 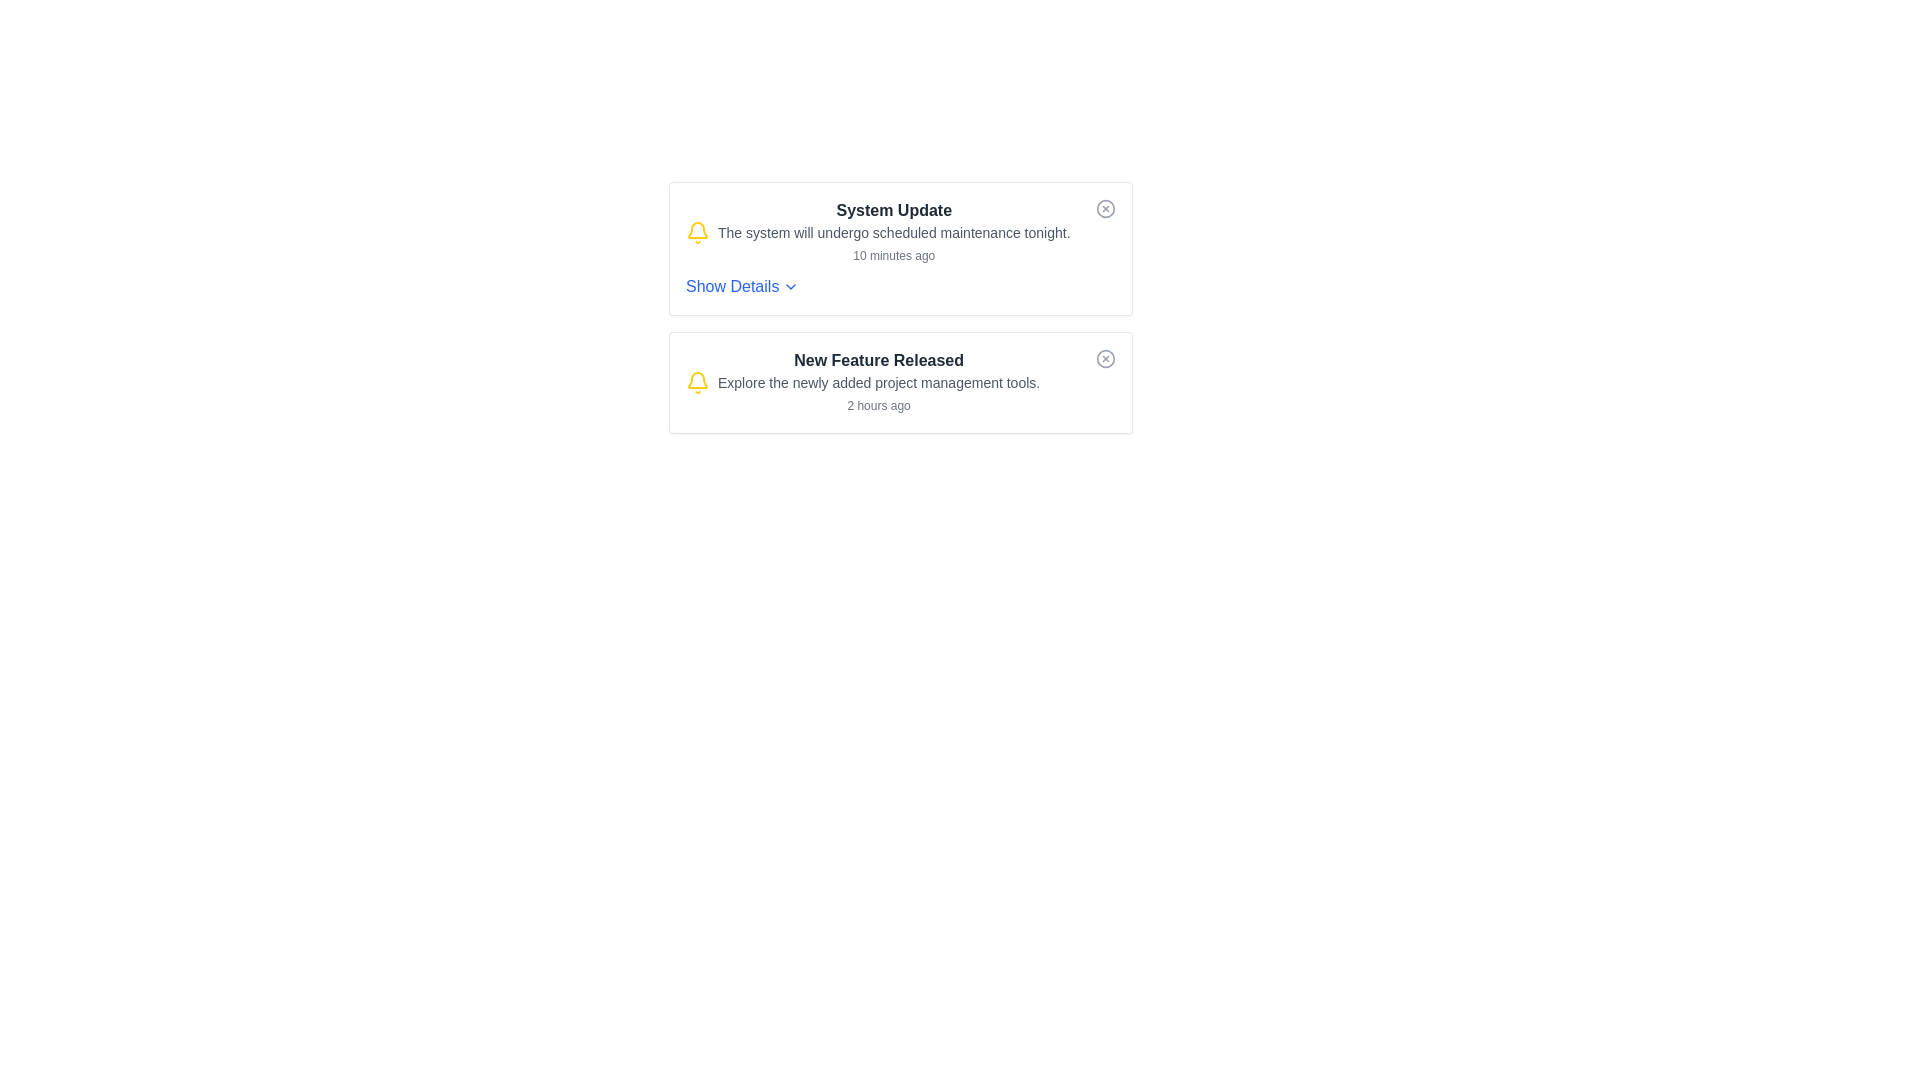 What do you see at coordinates (697, 380) in the screenshot?
I see `the decorative part of the notification icon, which is the bottom inner portion of the bell icon located to the left of the 'System Update' notification text` at bounding box center [697, 380].